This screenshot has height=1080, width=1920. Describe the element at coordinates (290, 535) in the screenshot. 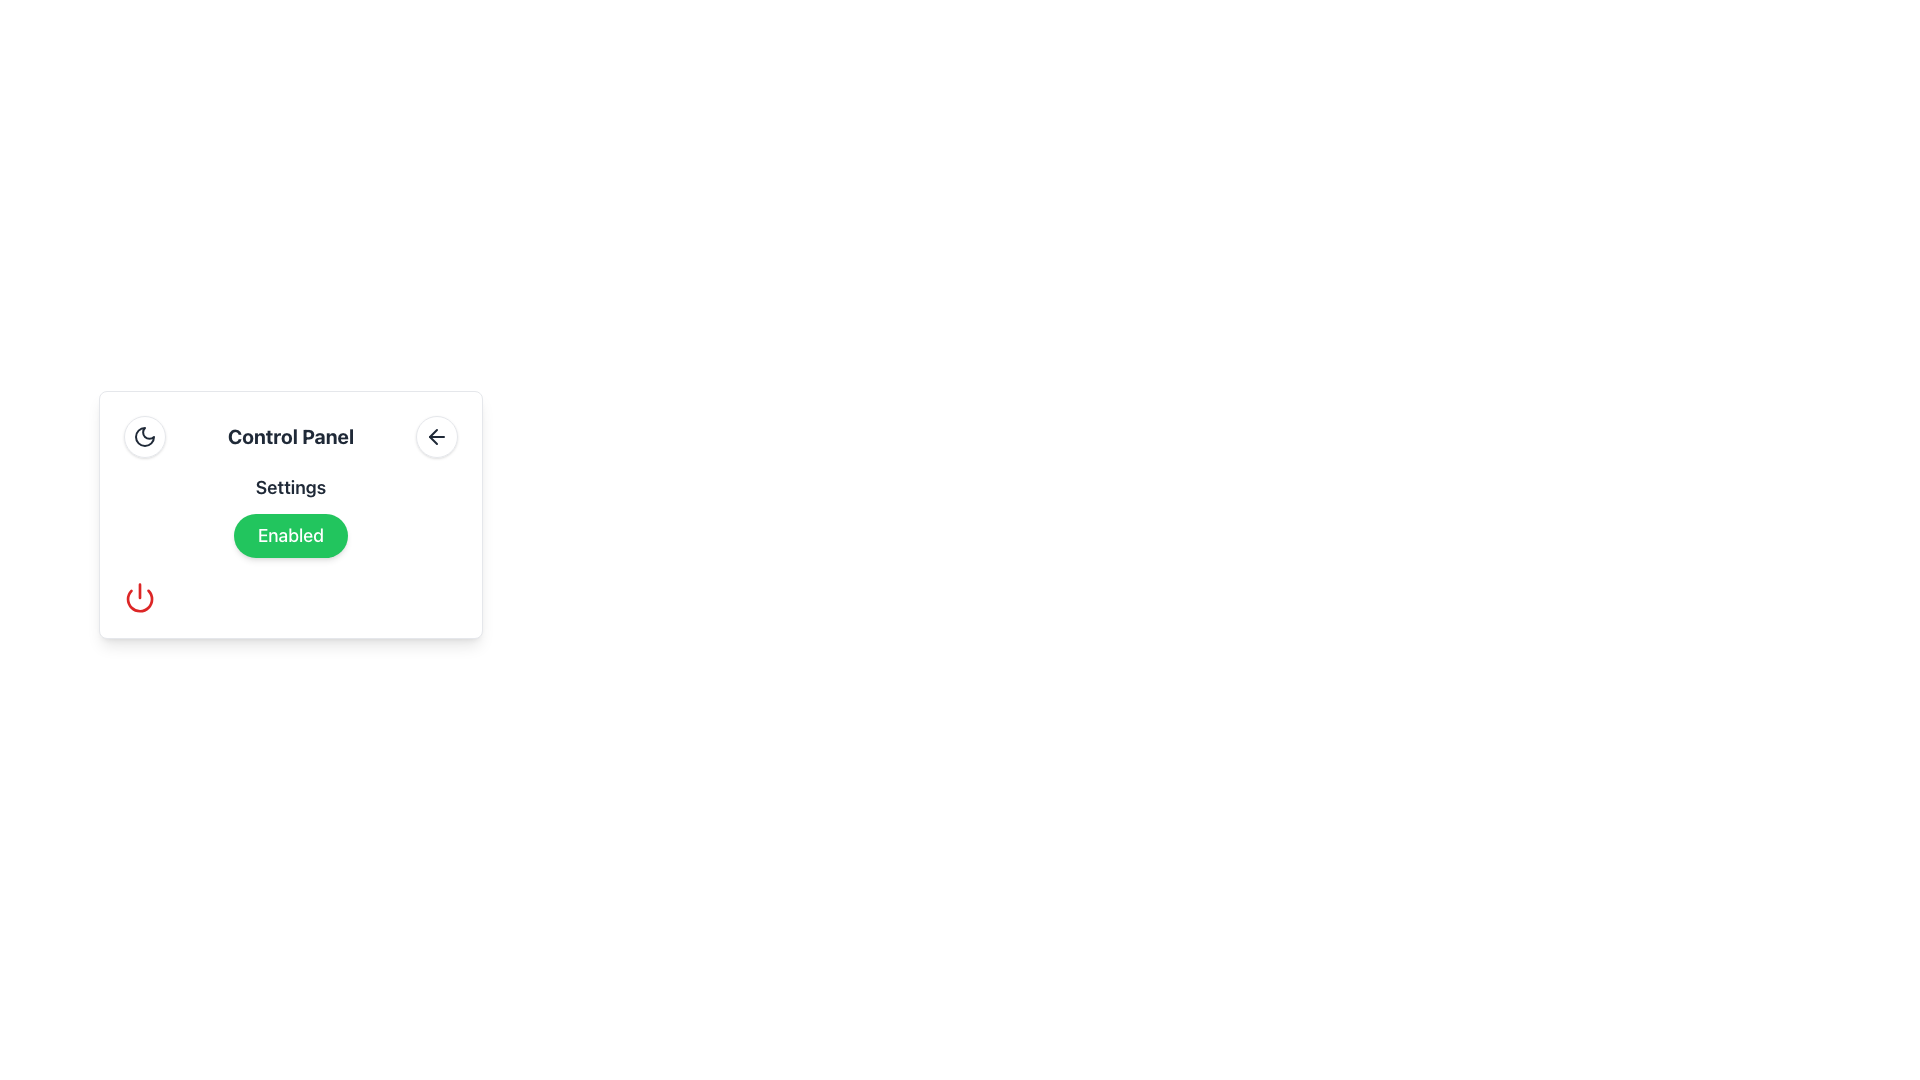

I see `the rounded rectangular button with a green background and white text reading 'Enabled'` at that location.